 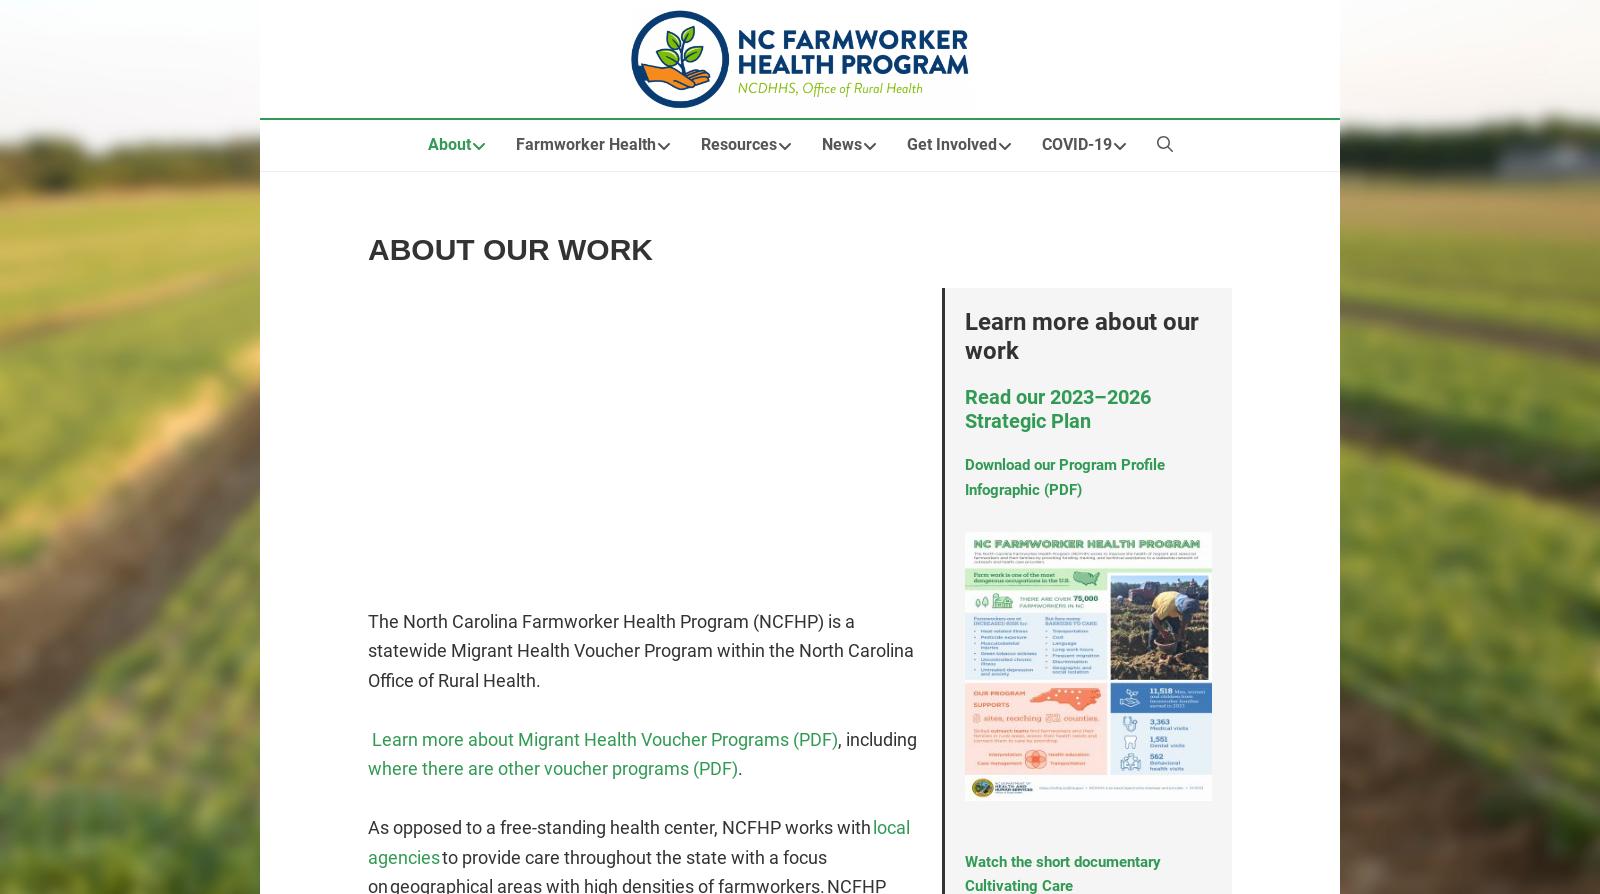 What do you see at coordinates (989, 215) in the screenshot?
I see `'Volunteer Opportunities'` at bounding box center [989, 215].